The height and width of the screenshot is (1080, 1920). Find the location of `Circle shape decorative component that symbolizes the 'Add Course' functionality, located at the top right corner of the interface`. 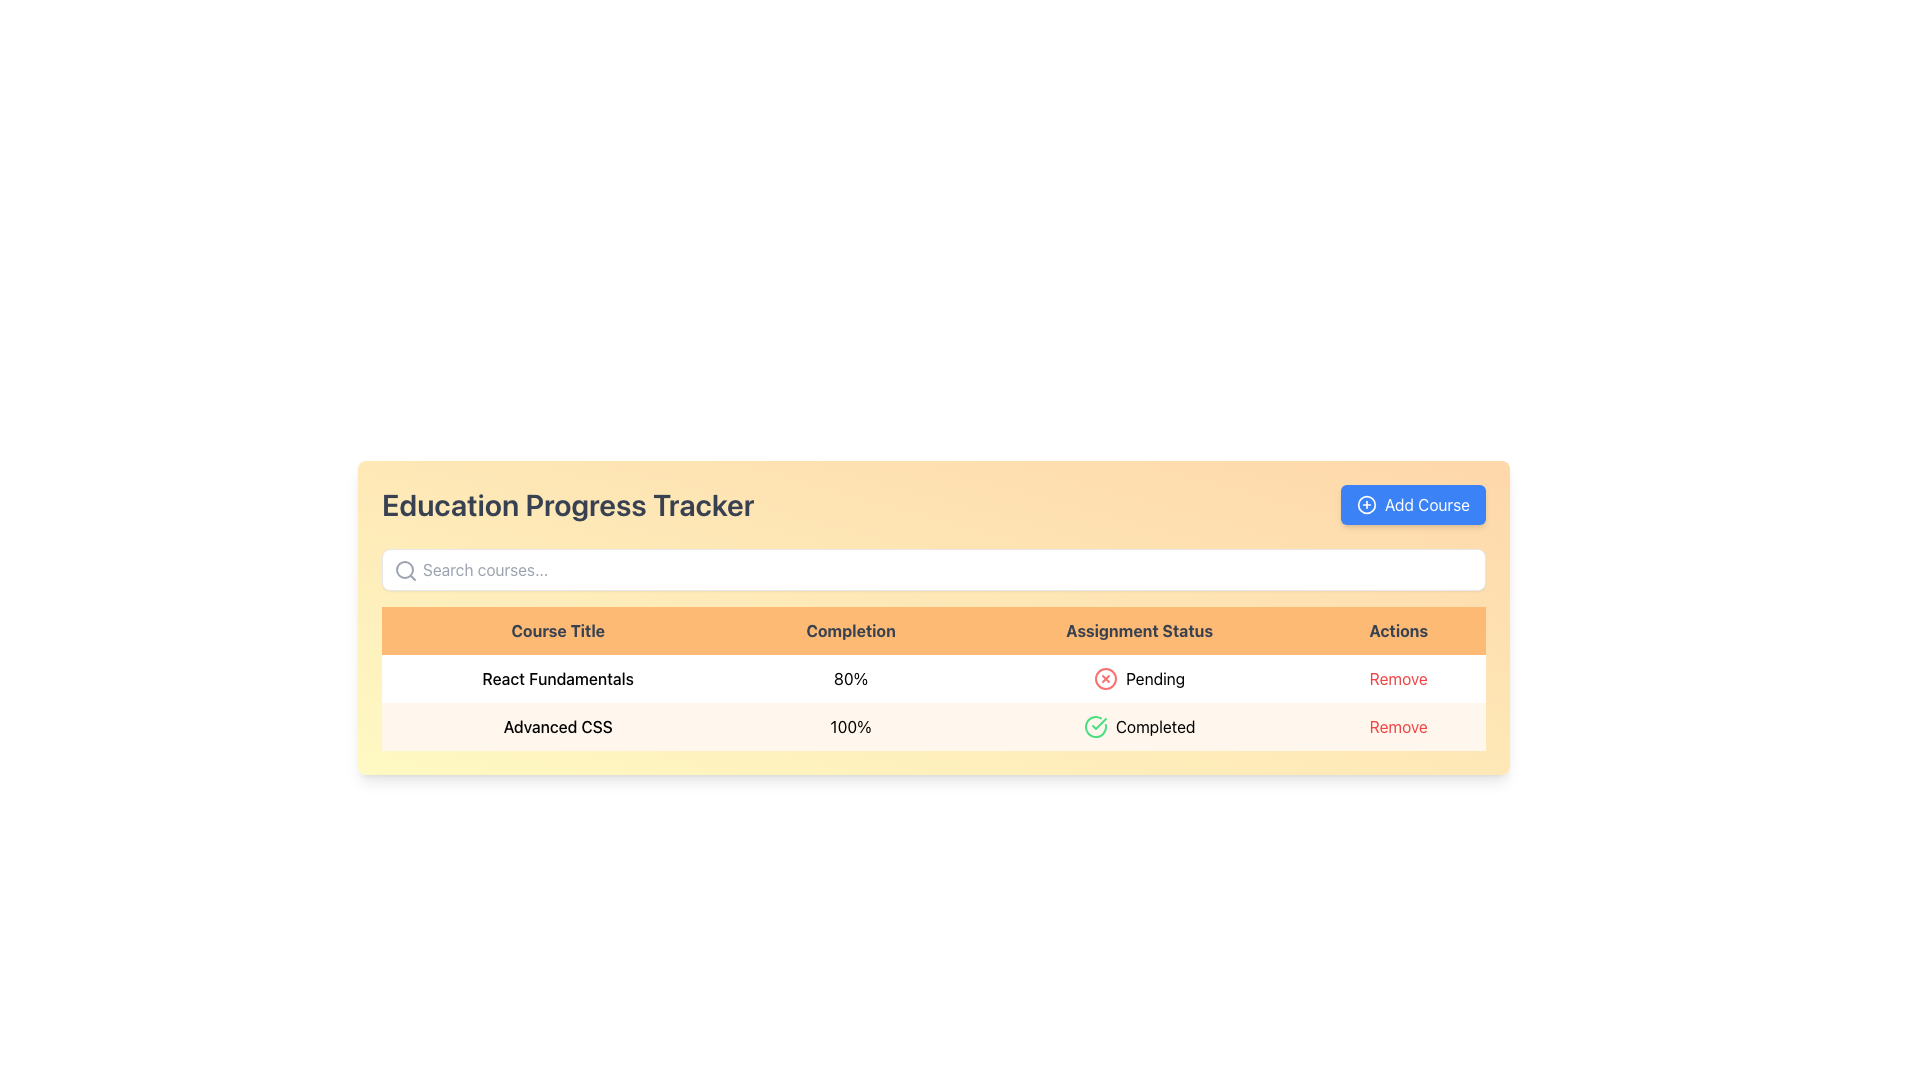

Circle shape decorative component that symbolizes the 'Add Course' functionality, located at the top right corner of the interface is located at coordinates (1366, 504).